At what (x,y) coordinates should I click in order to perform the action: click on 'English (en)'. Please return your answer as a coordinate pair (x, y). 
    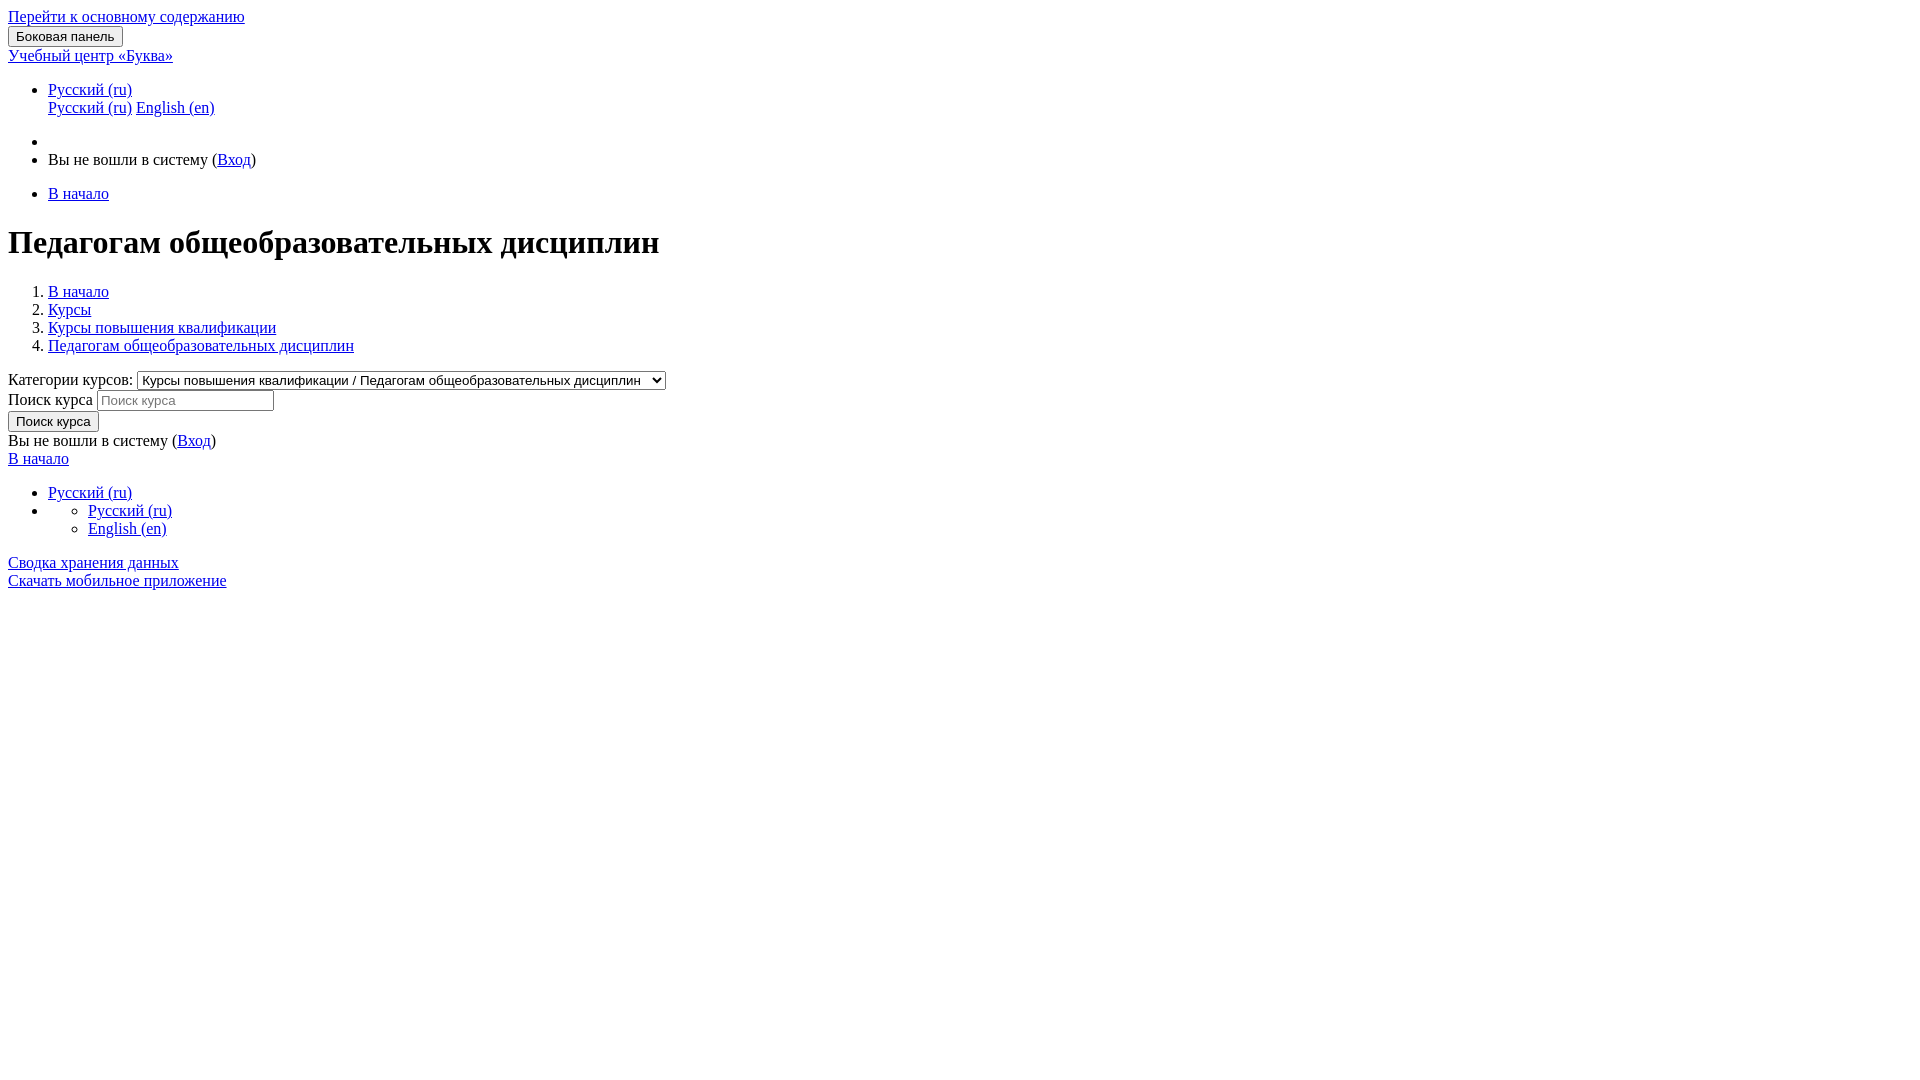
    Looking at the image, I should click on (126, 527).